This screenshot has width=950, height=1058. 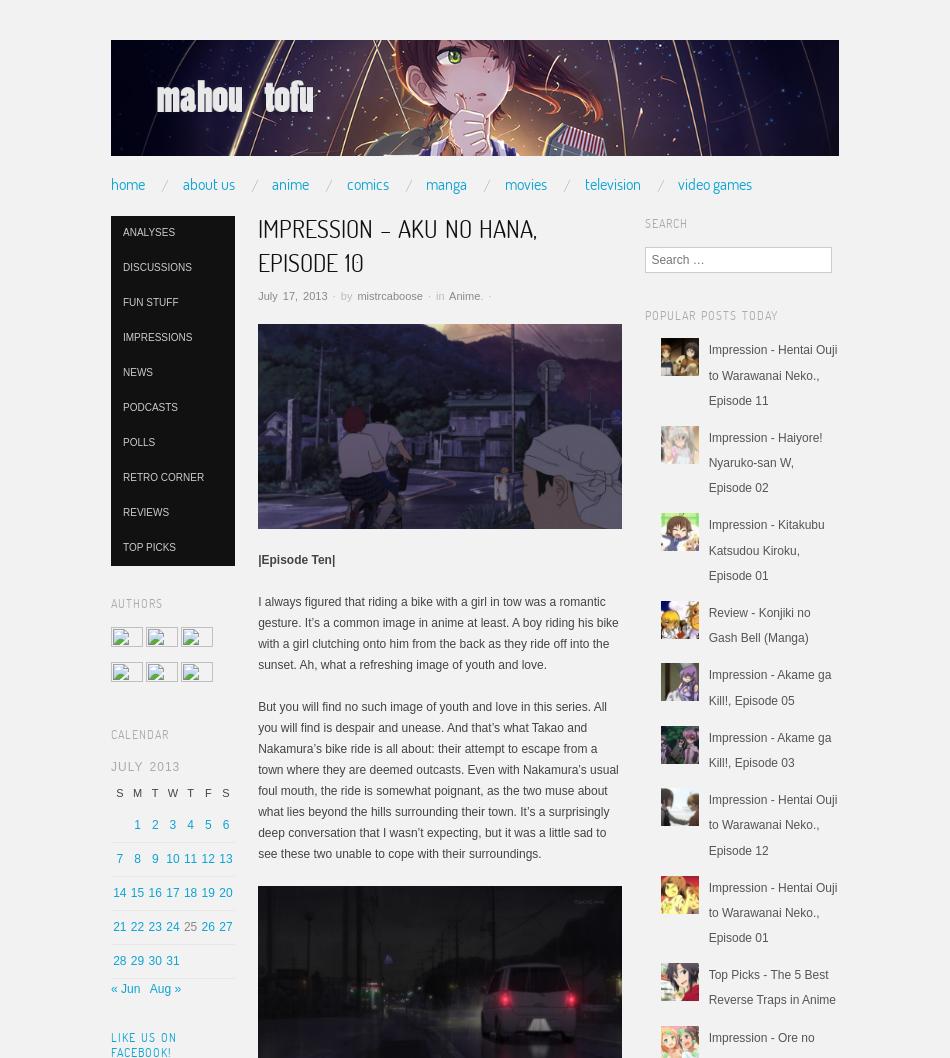 What do you see at coordinates (291, 293) in the screenshot?
I see `'July 17, 2013'` at bounding box center [291, 293].